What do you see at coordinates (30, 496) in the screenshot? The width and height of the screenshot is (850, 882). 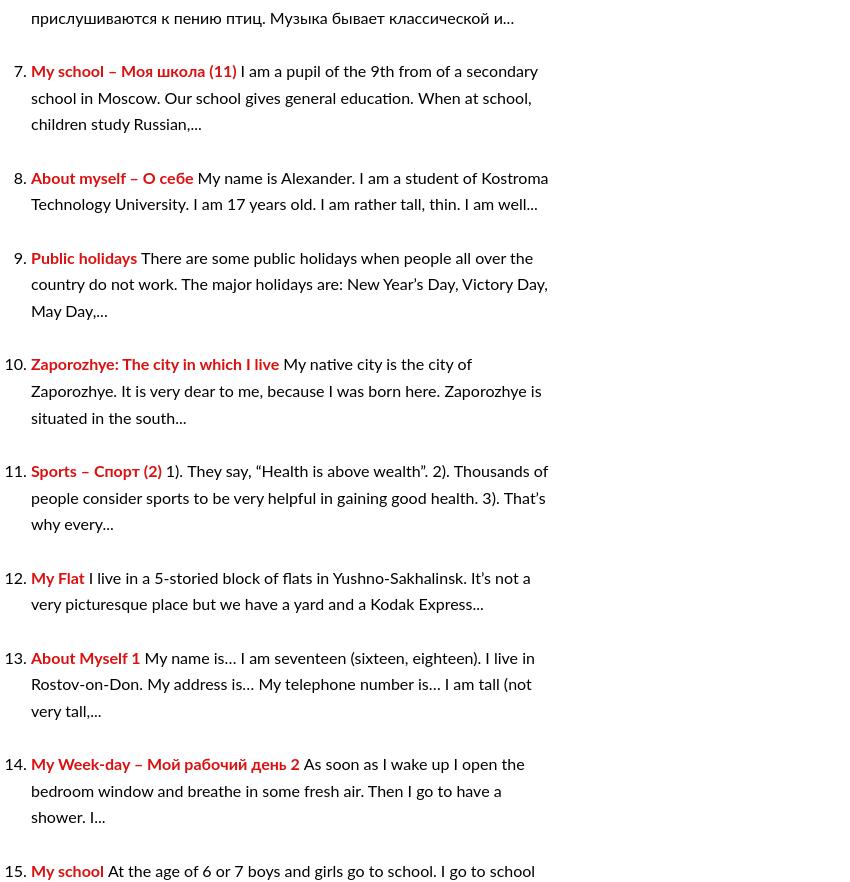 I see `'1). They say, “Health is above wealth”. 2). Thousands of people consider sports to be very helpful in gaining good health. 3). That’s why every...'` at bounding box center [30, 496].